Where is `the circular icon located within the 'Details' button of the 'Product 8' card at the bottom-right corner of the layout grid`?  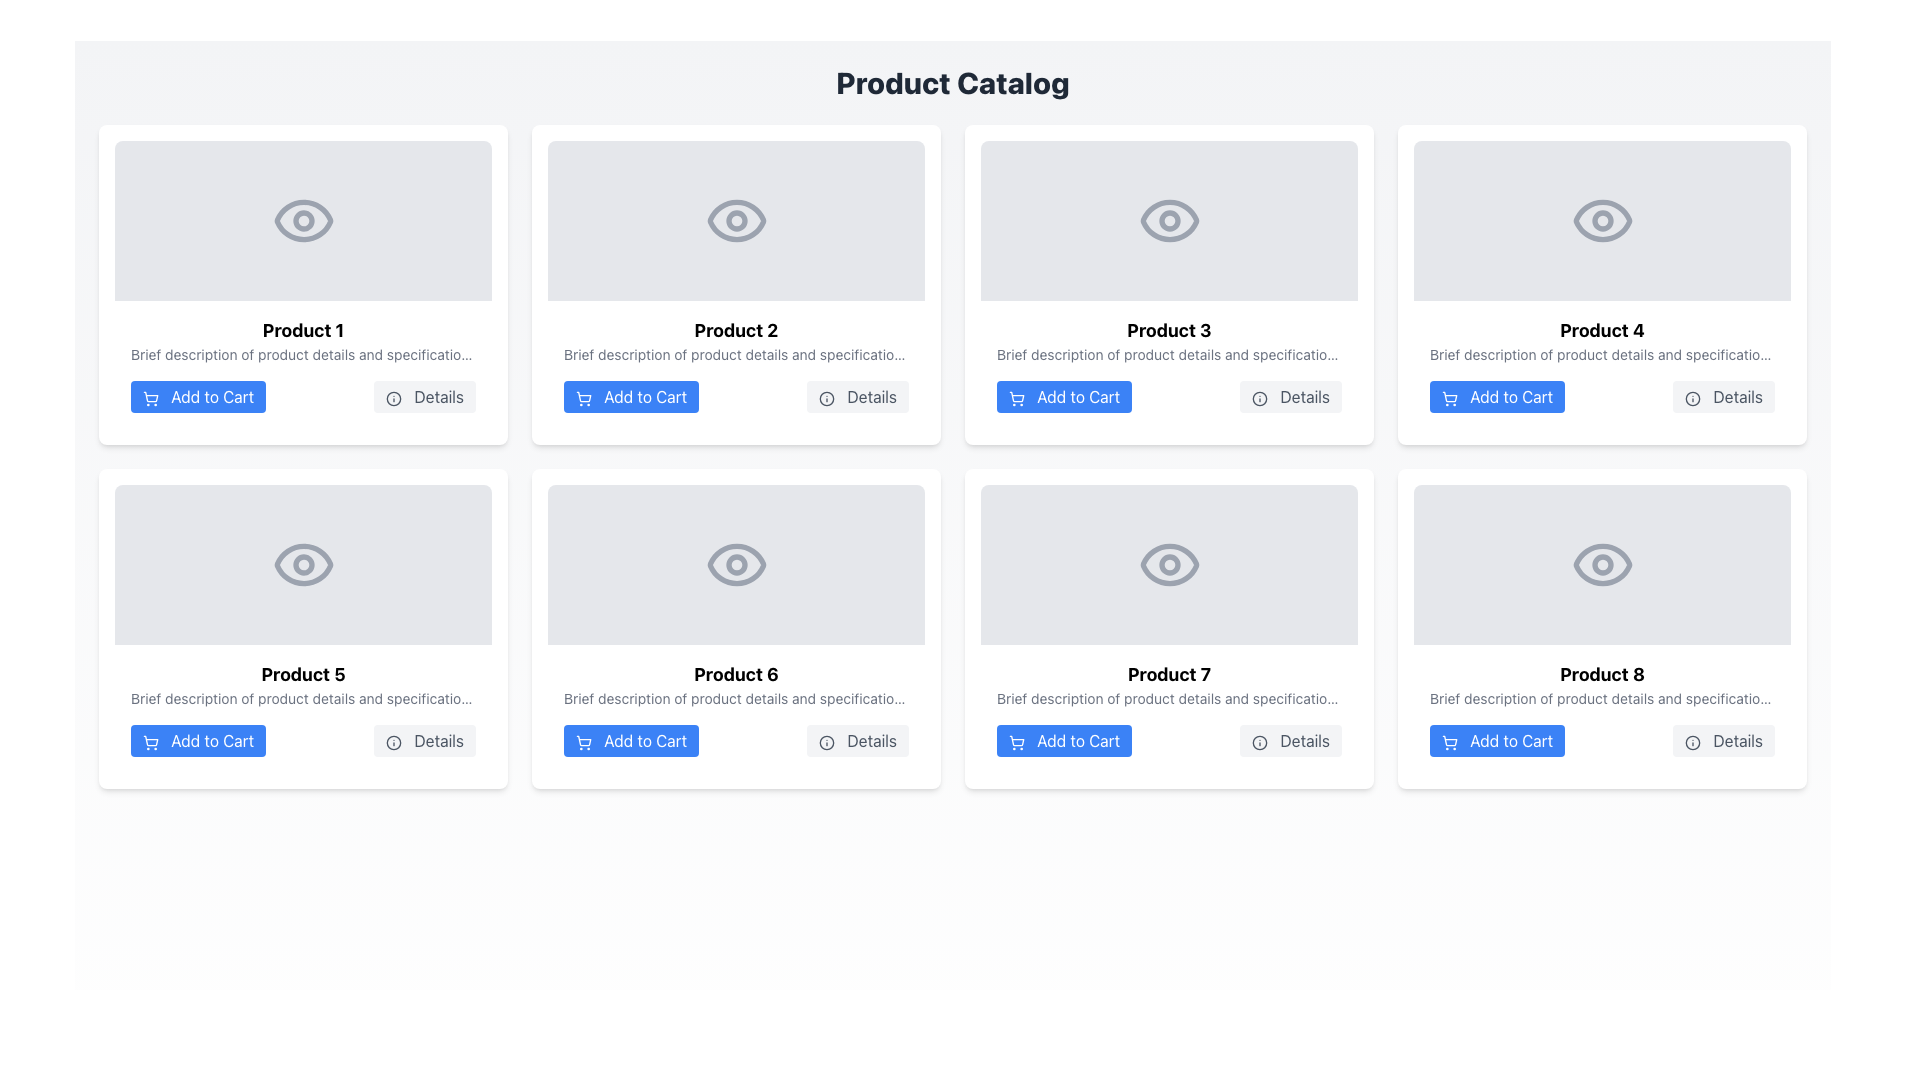
the circular icon located within the 'Details' button of the 'Product 8' card at the bottom-right corner of the layout grid is located at coordinates (1692, 742).